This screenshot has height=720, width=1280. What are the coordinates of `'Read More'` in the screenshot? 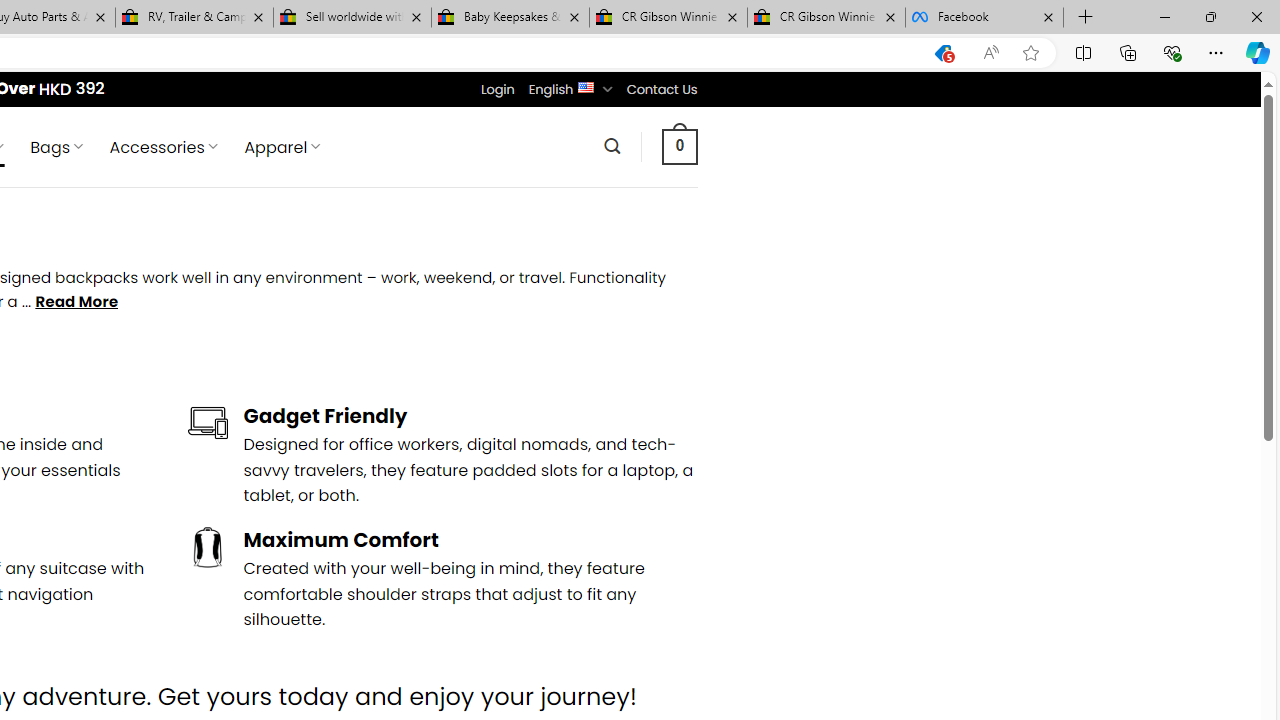 It's located at (76, 302).